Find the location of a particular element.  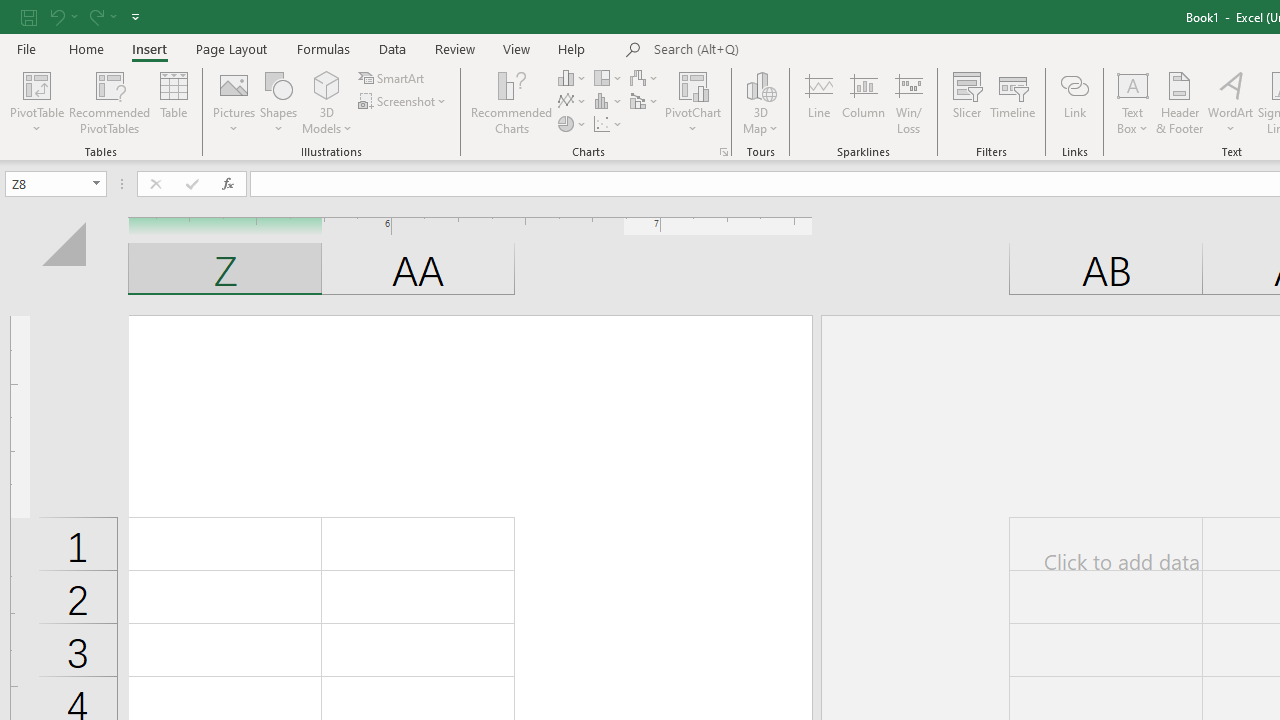

'Shapes' is located at coordinates (278, 103).